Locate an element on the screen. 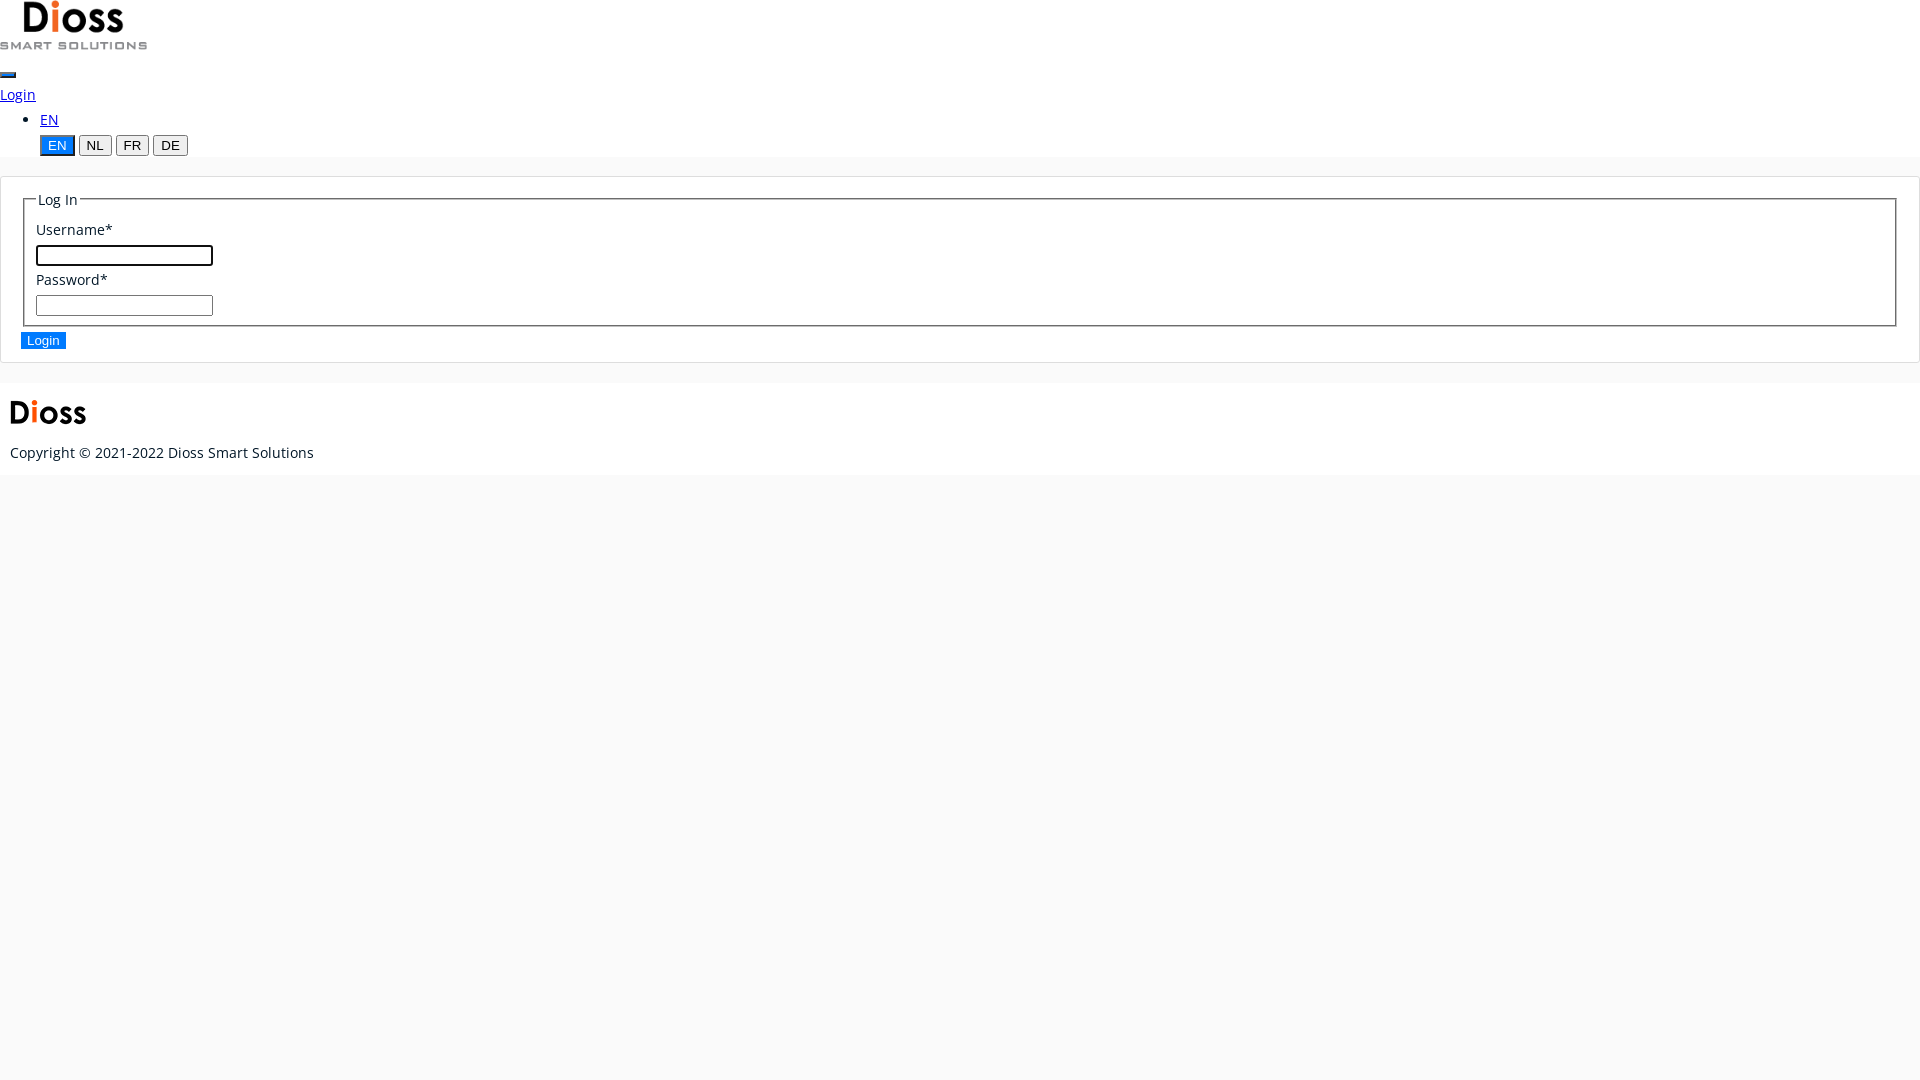  'DE' is located at coordinates (152, 144).